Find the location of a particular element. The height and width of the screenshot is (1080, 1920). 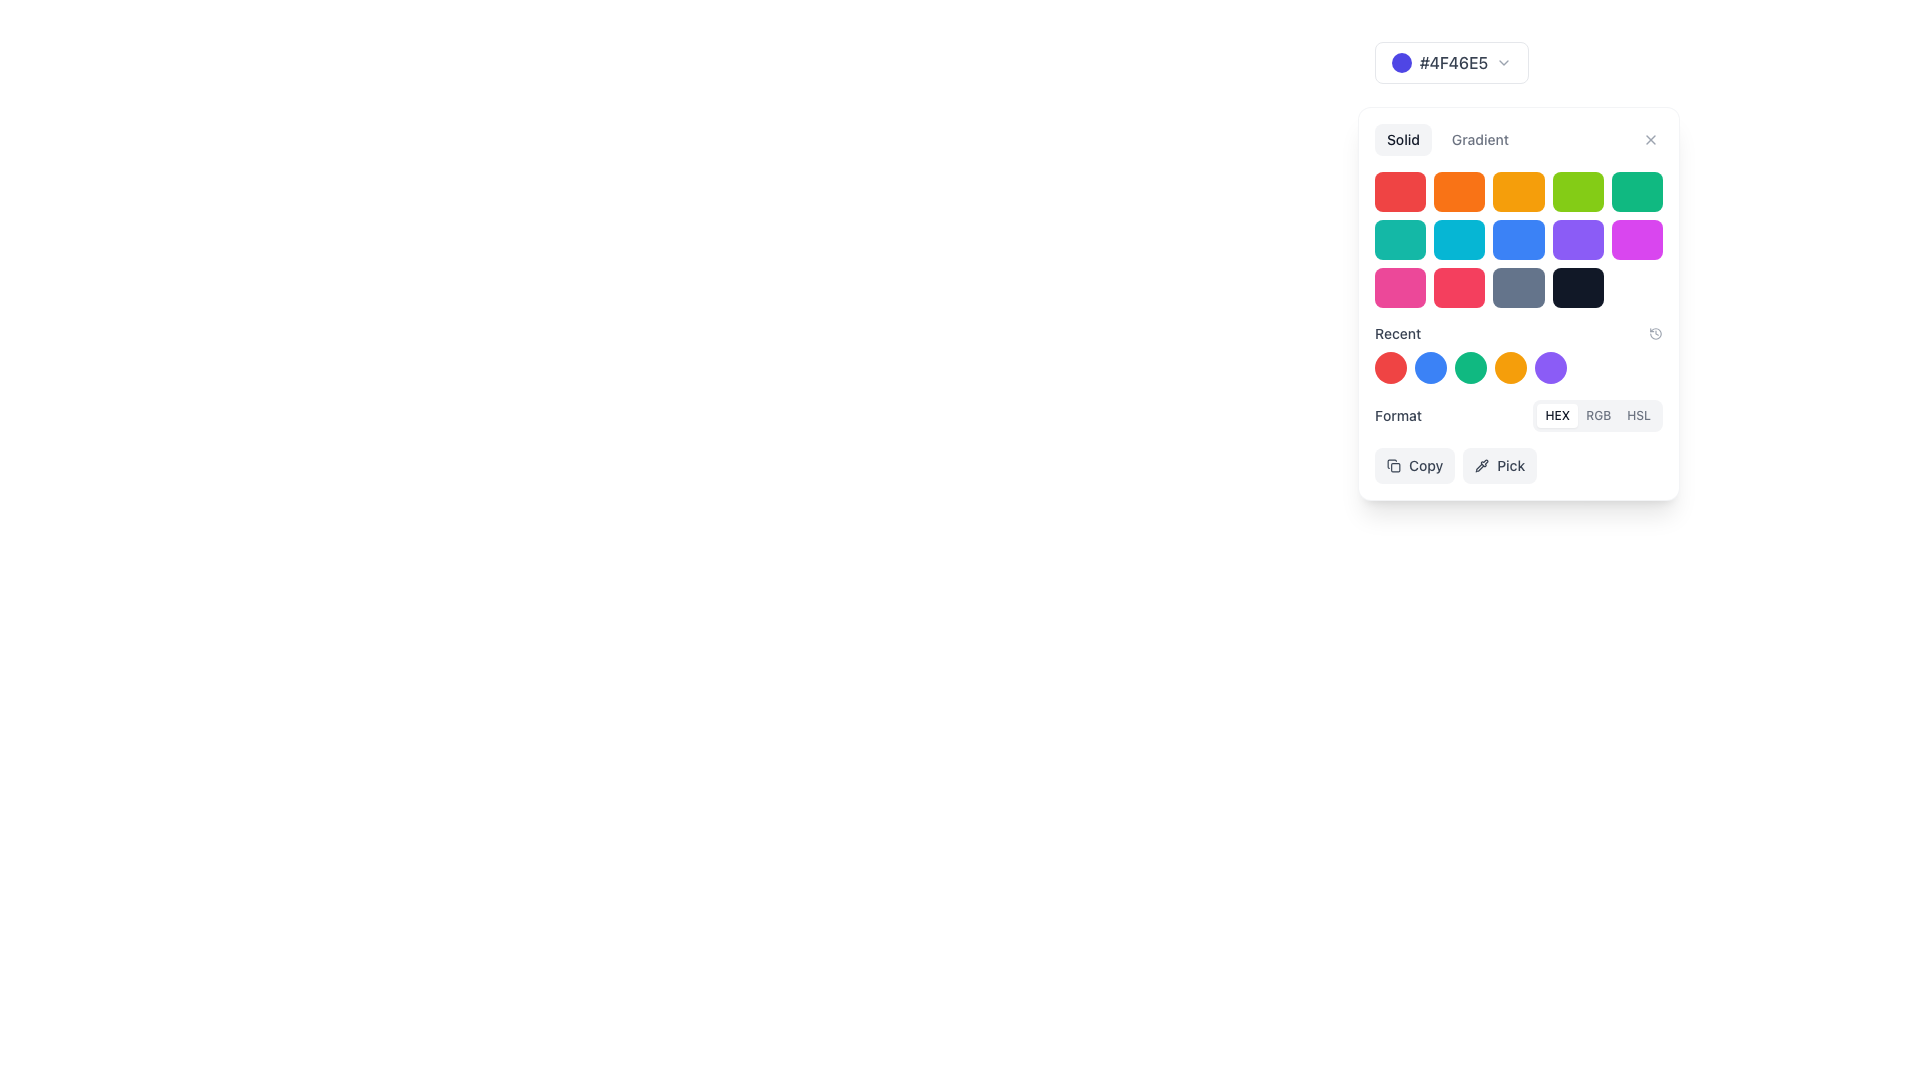

the 'Solid' color mode button located at the top-left corner of the color options layout is located at coordinates (1402, 138).